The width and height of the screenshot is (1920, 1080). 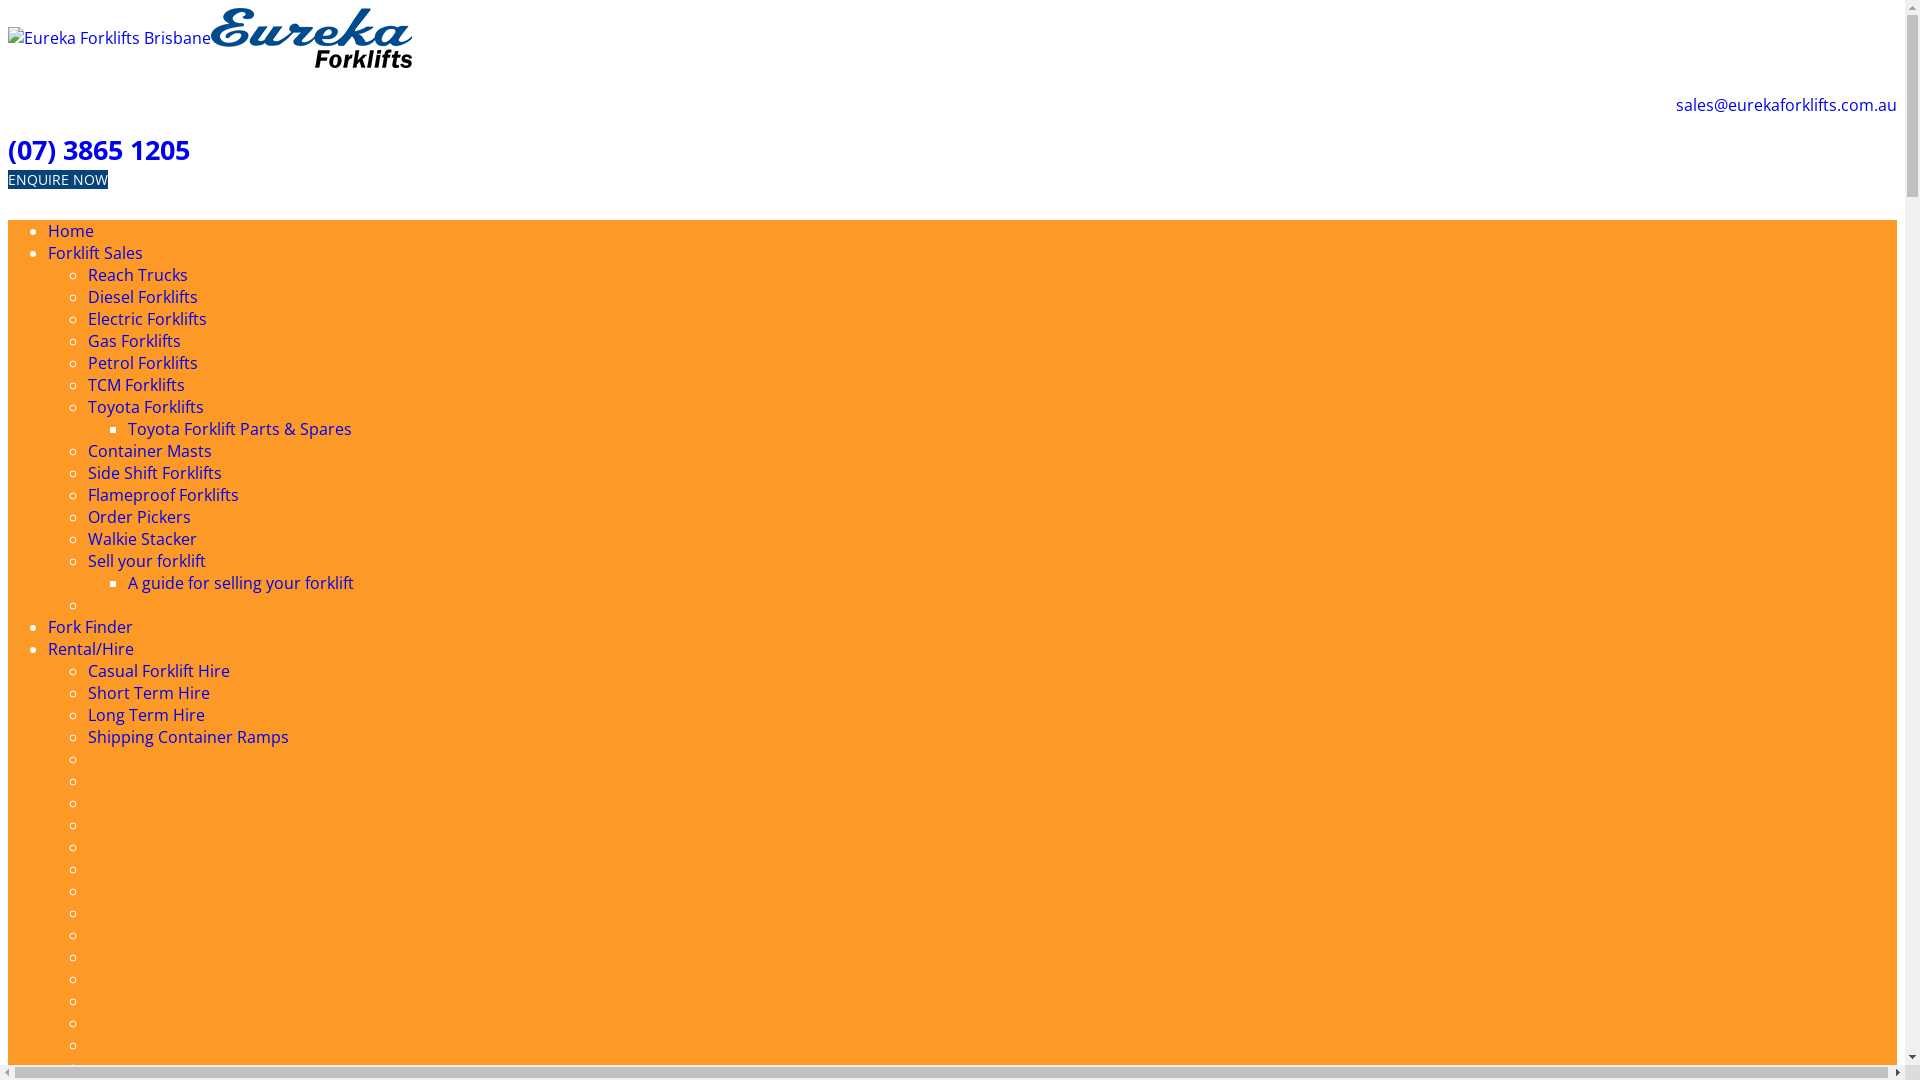 I want to click on 'Shipping Container Ramps', so click(x=188, y=736).